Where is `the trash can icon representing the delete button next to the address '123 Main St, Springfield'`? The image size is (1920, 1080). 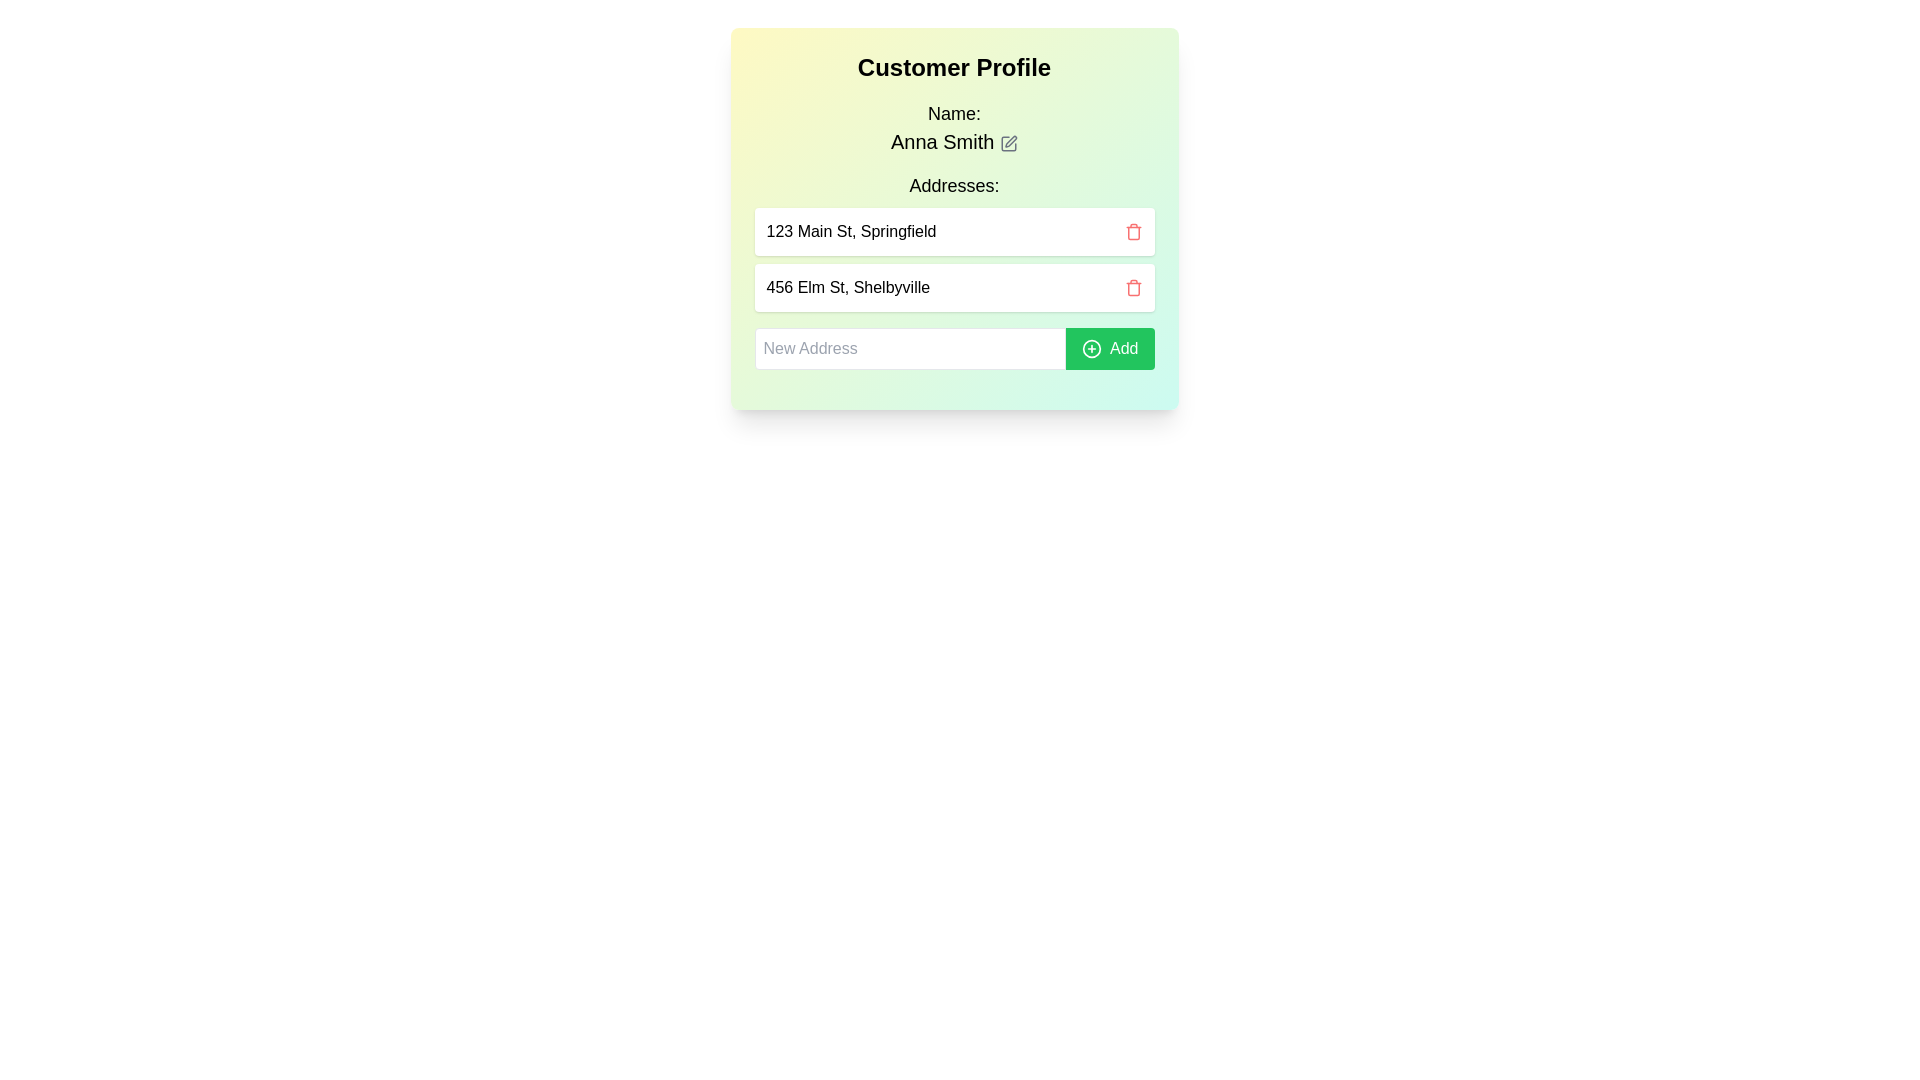 the trash can icon representing the delete button next to the address '123 Main St, Springfield' is located at coordinates (1133, 232).